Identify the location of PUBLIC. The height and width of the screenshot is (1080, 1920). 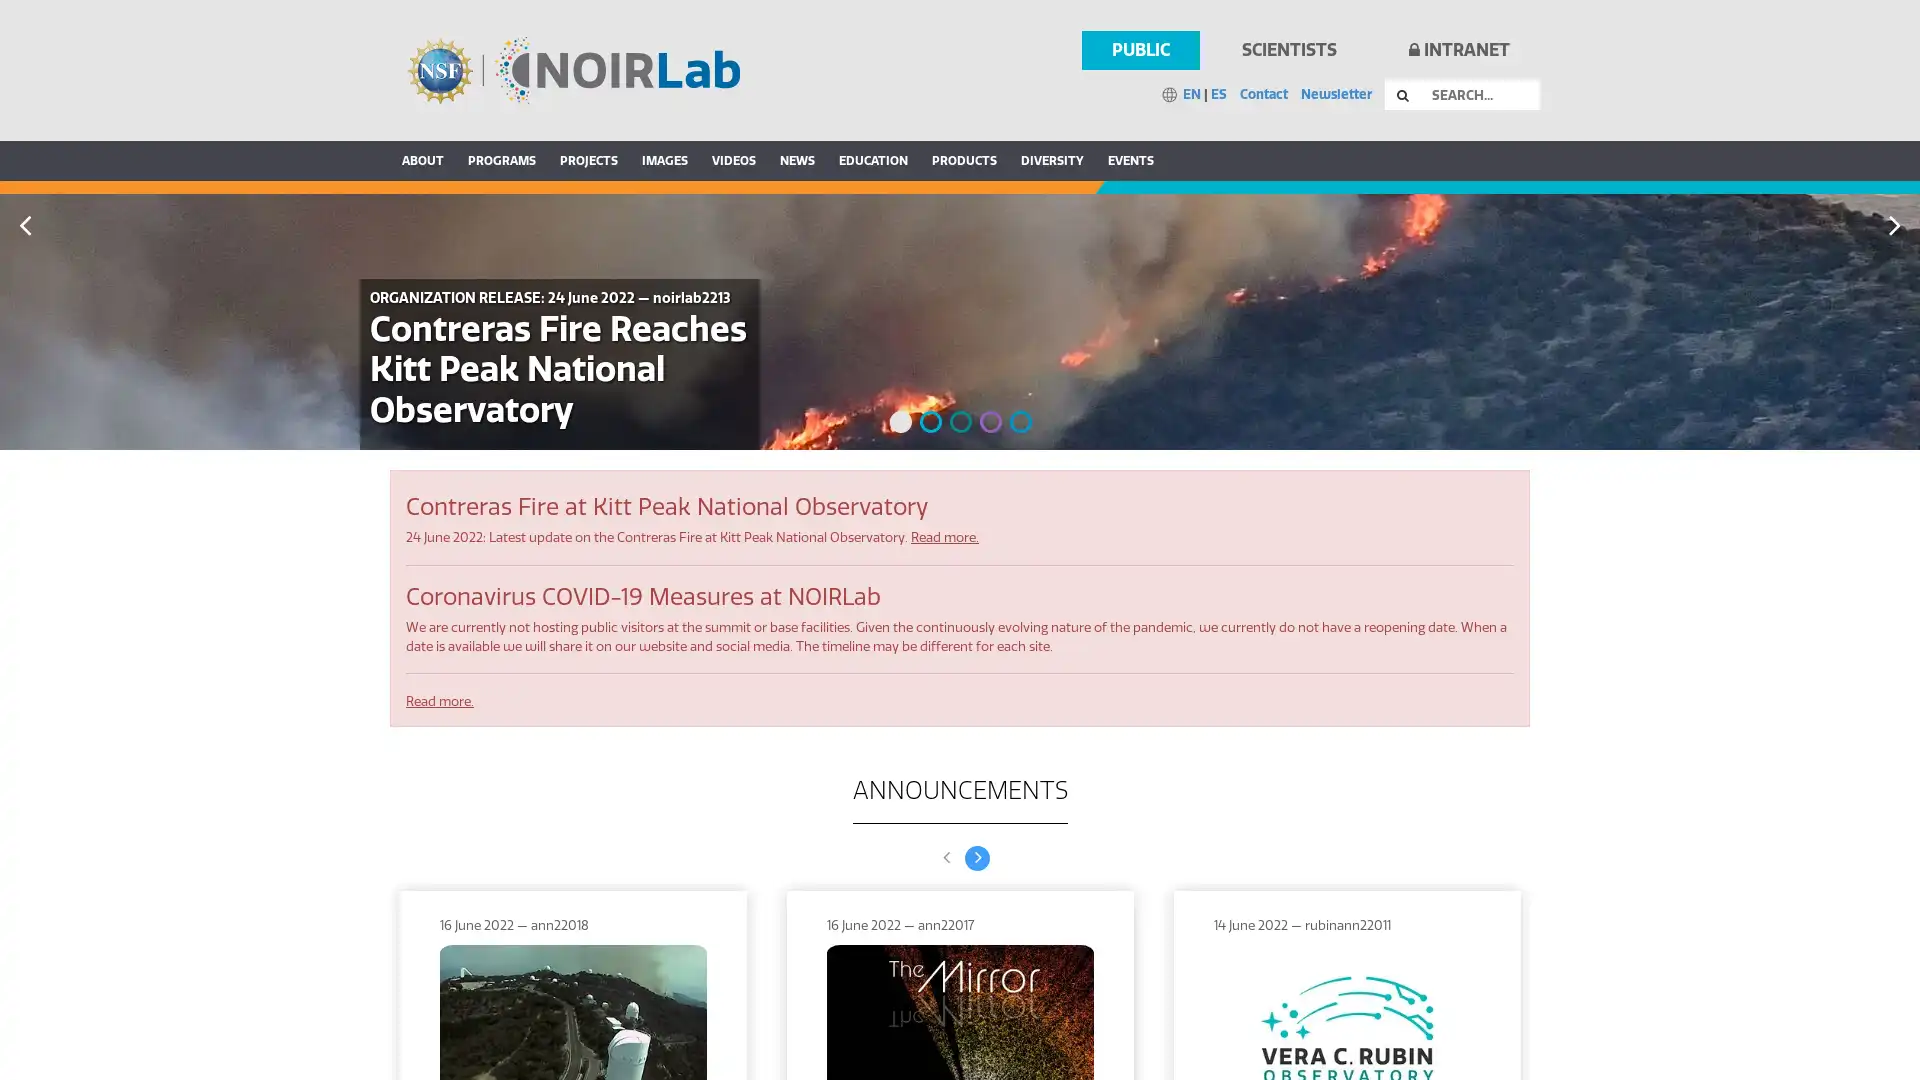
(1140, 49).